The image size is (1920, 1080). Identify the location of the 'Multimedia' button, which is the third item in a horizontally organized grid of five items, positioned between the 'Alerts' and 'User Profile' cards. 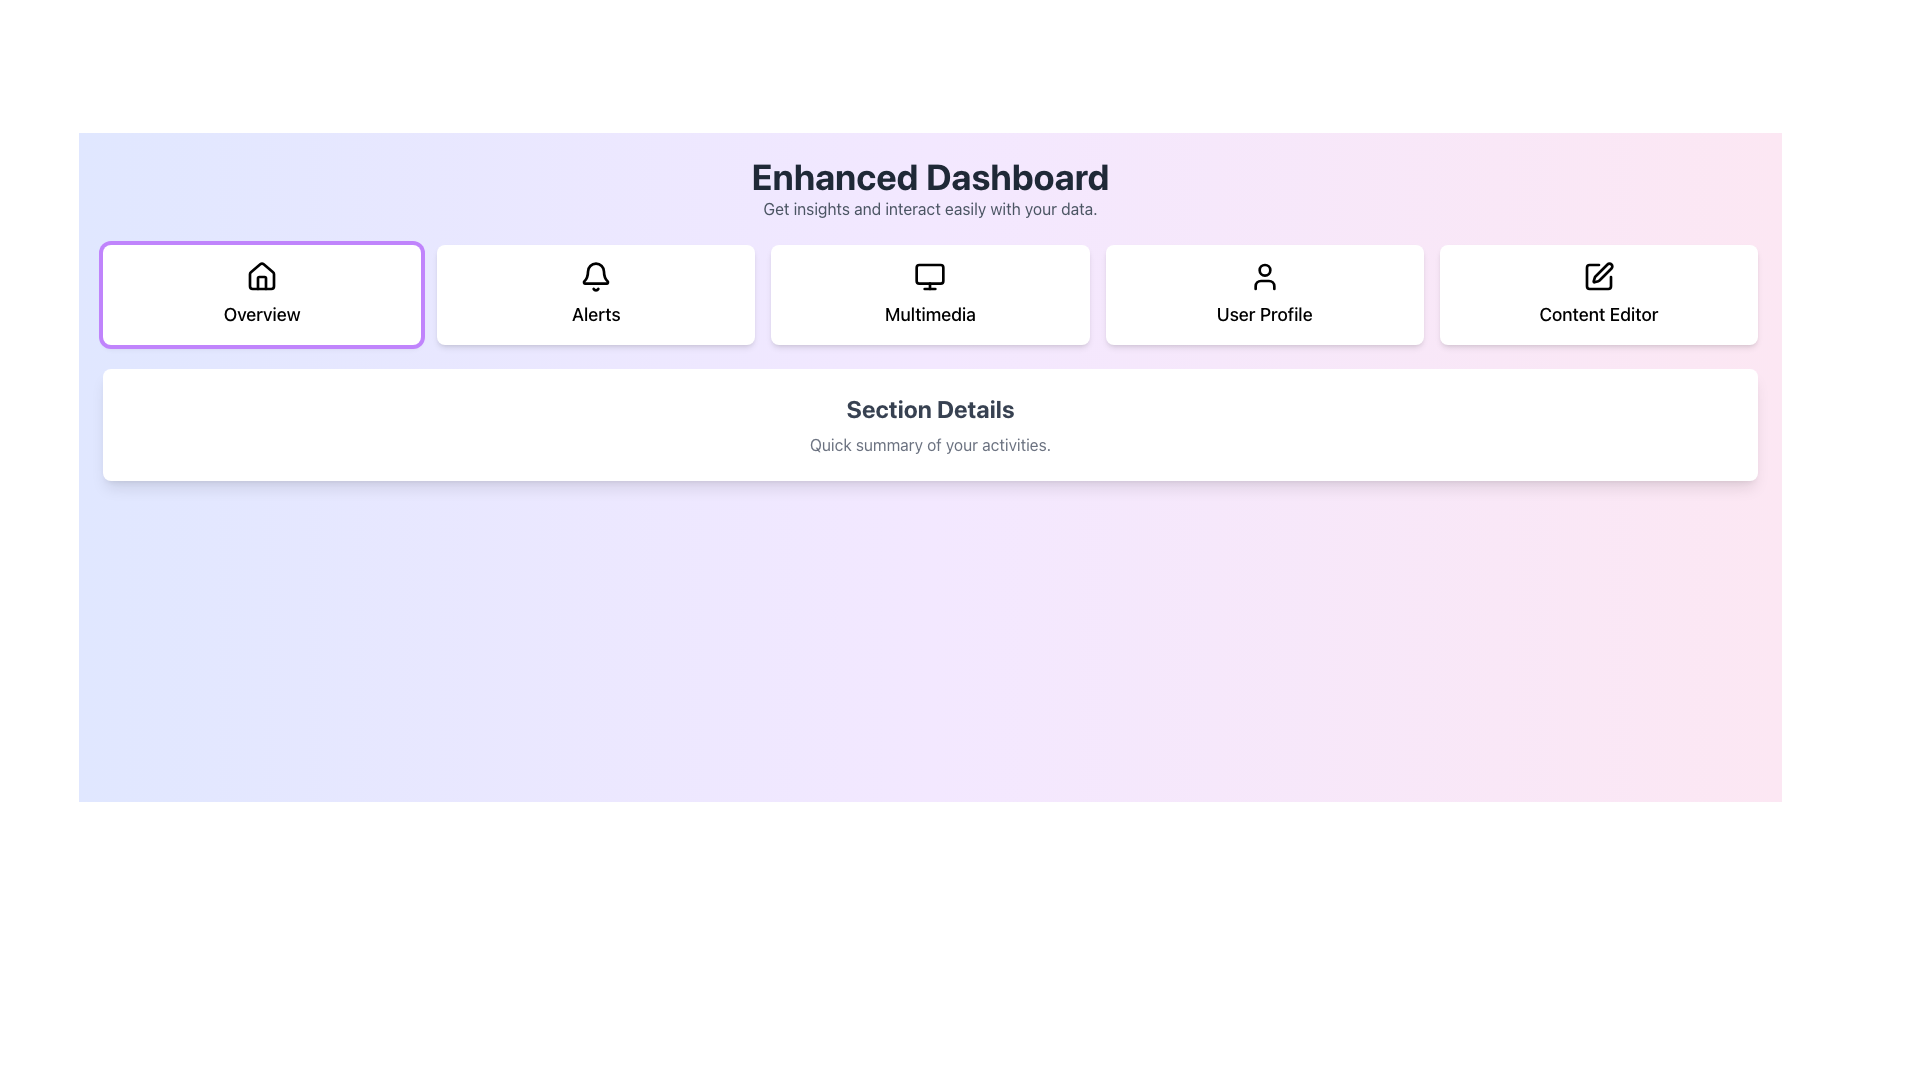
(929, 294).